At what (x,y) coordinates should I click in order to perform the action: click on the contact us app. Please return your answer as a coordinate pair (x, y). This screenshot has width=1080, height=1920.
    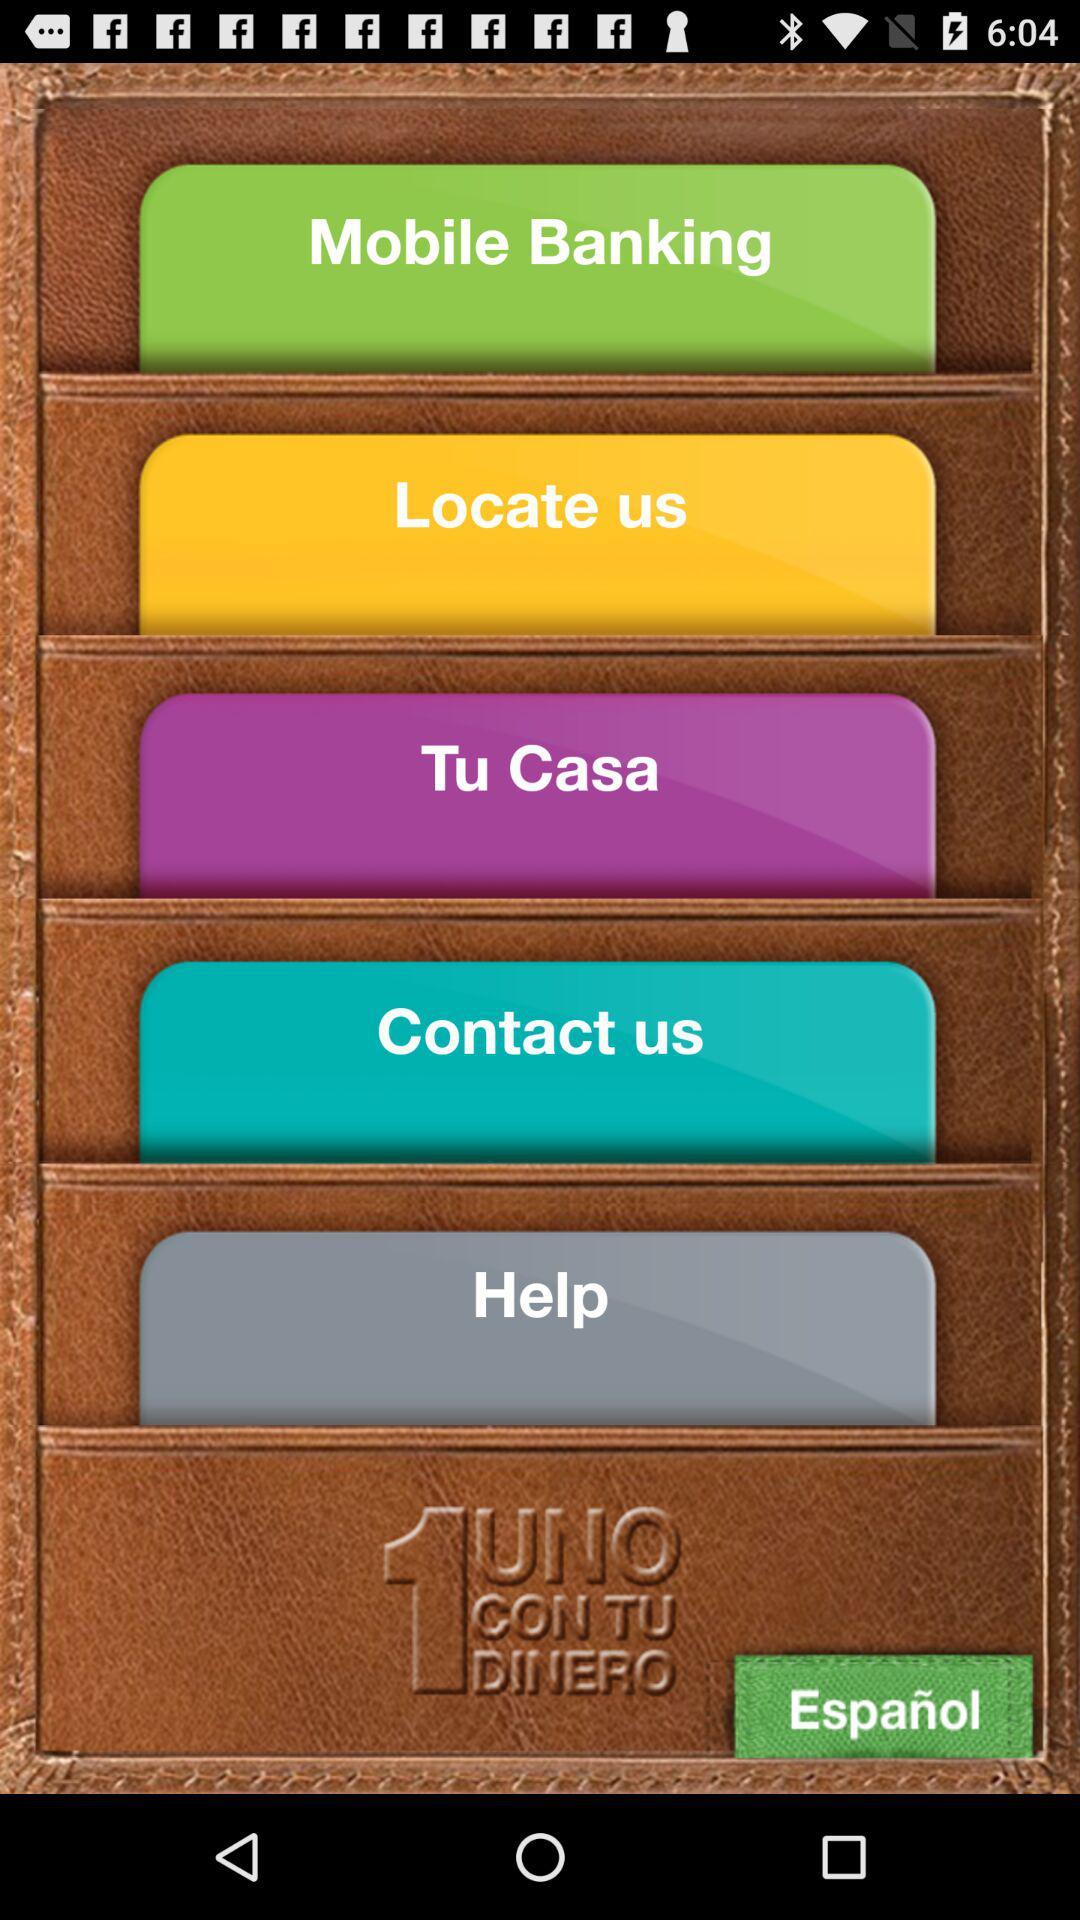
    Looking at the image, I should click on (540, 1030).